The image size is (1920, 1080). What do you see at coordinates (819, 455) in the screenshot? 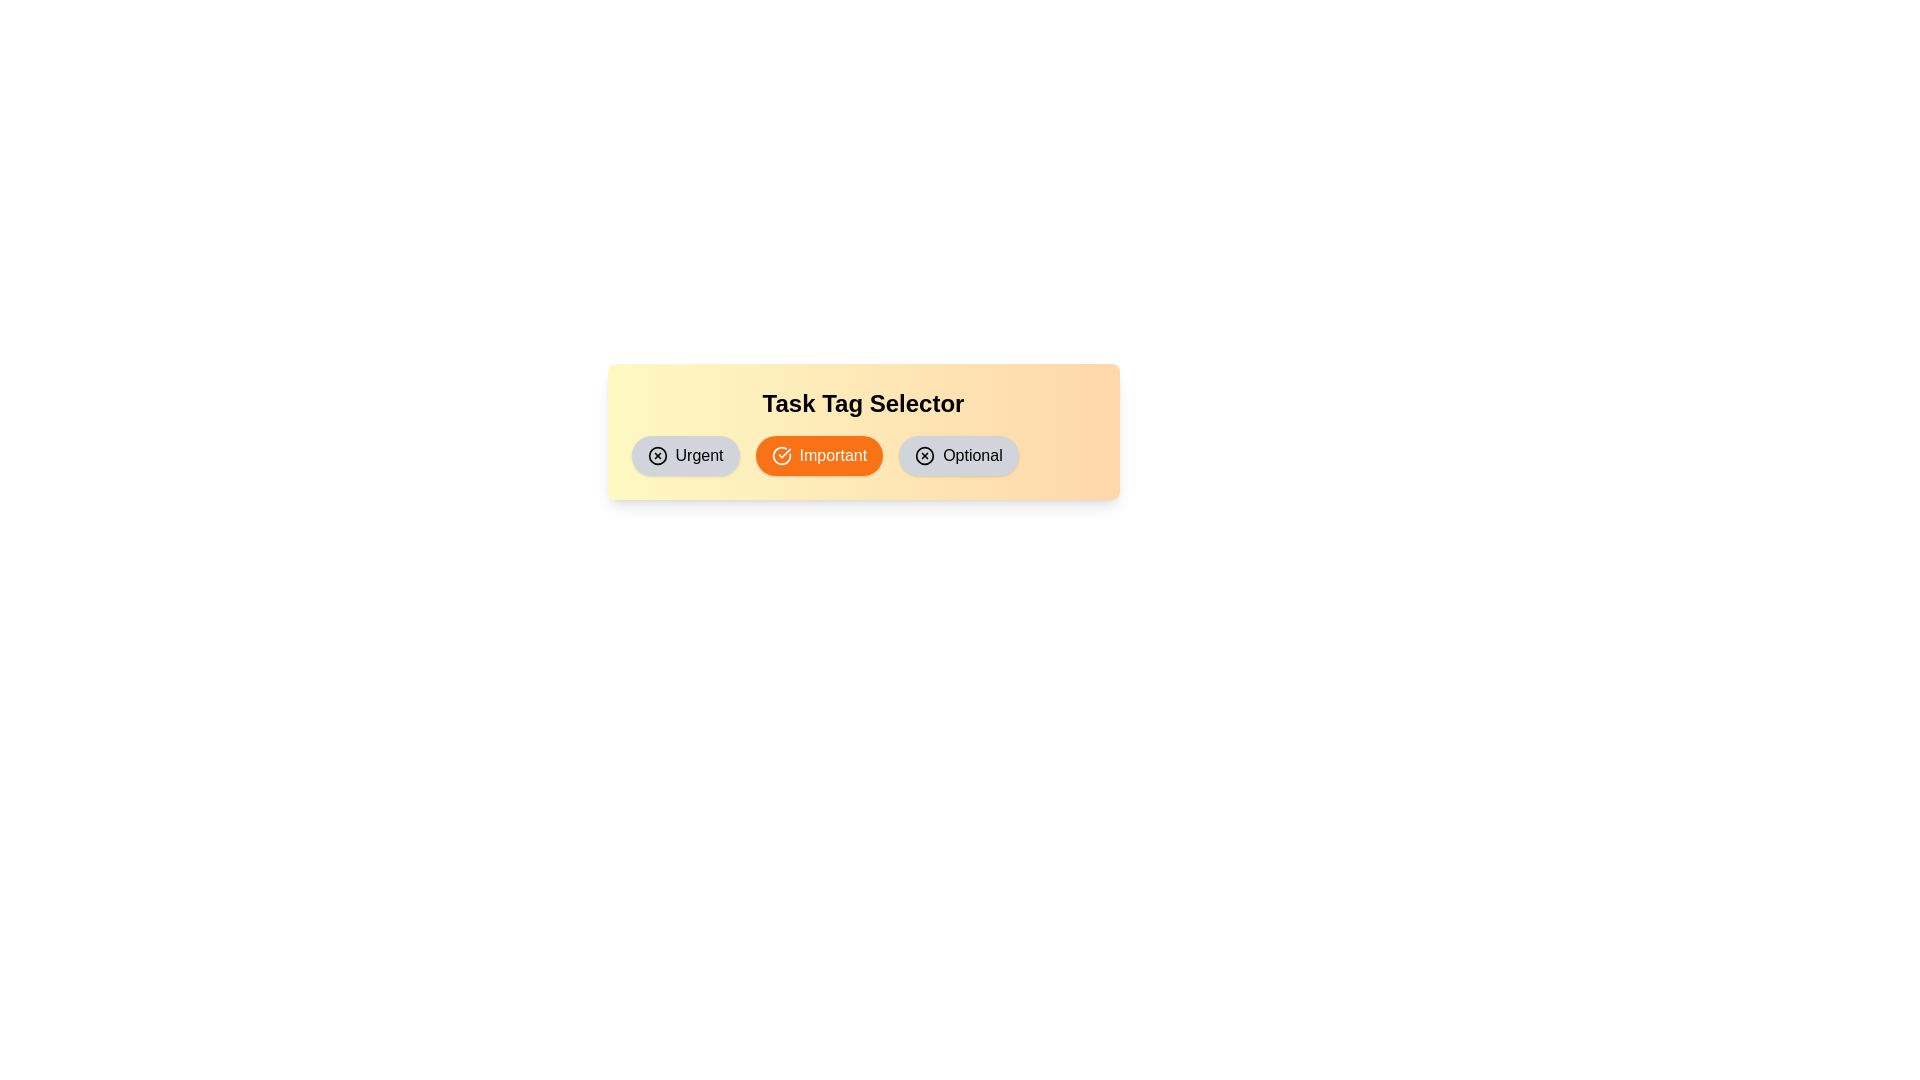
I see `the tag labeled Important` at bounding box center [819, 455].